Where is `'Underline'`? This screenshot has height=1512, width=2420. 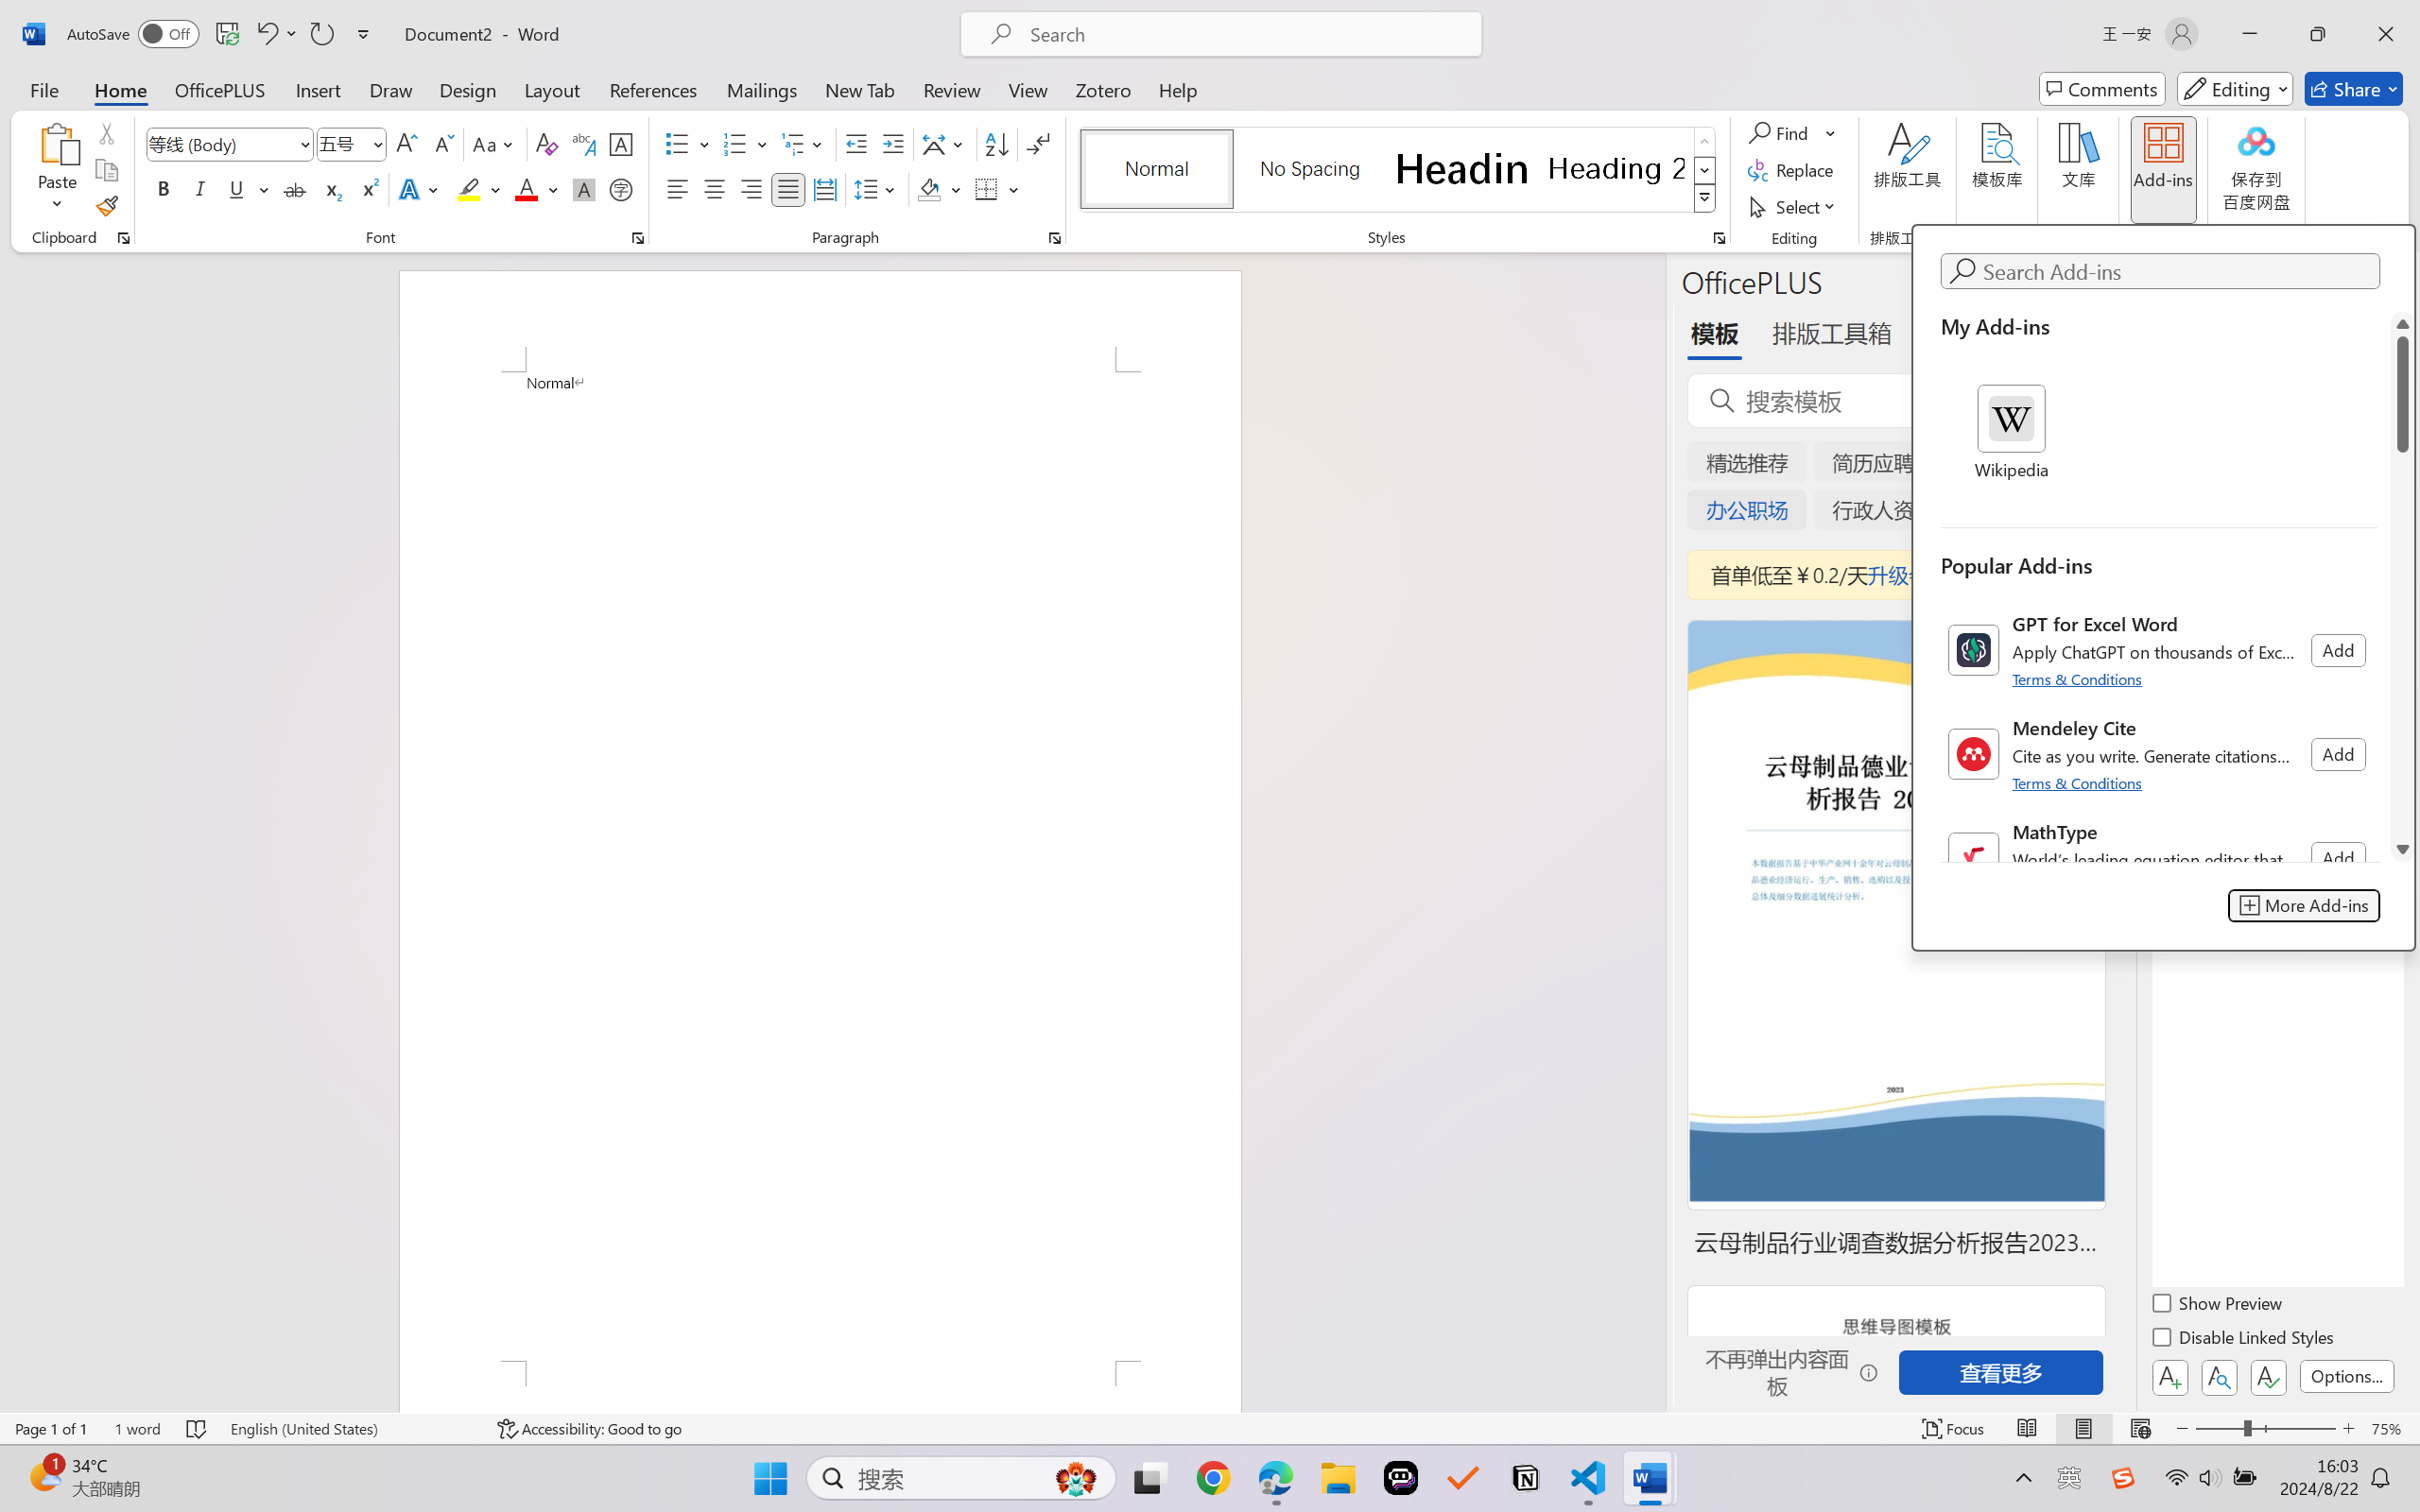
'Underline' is located at coordinates (248, 188).